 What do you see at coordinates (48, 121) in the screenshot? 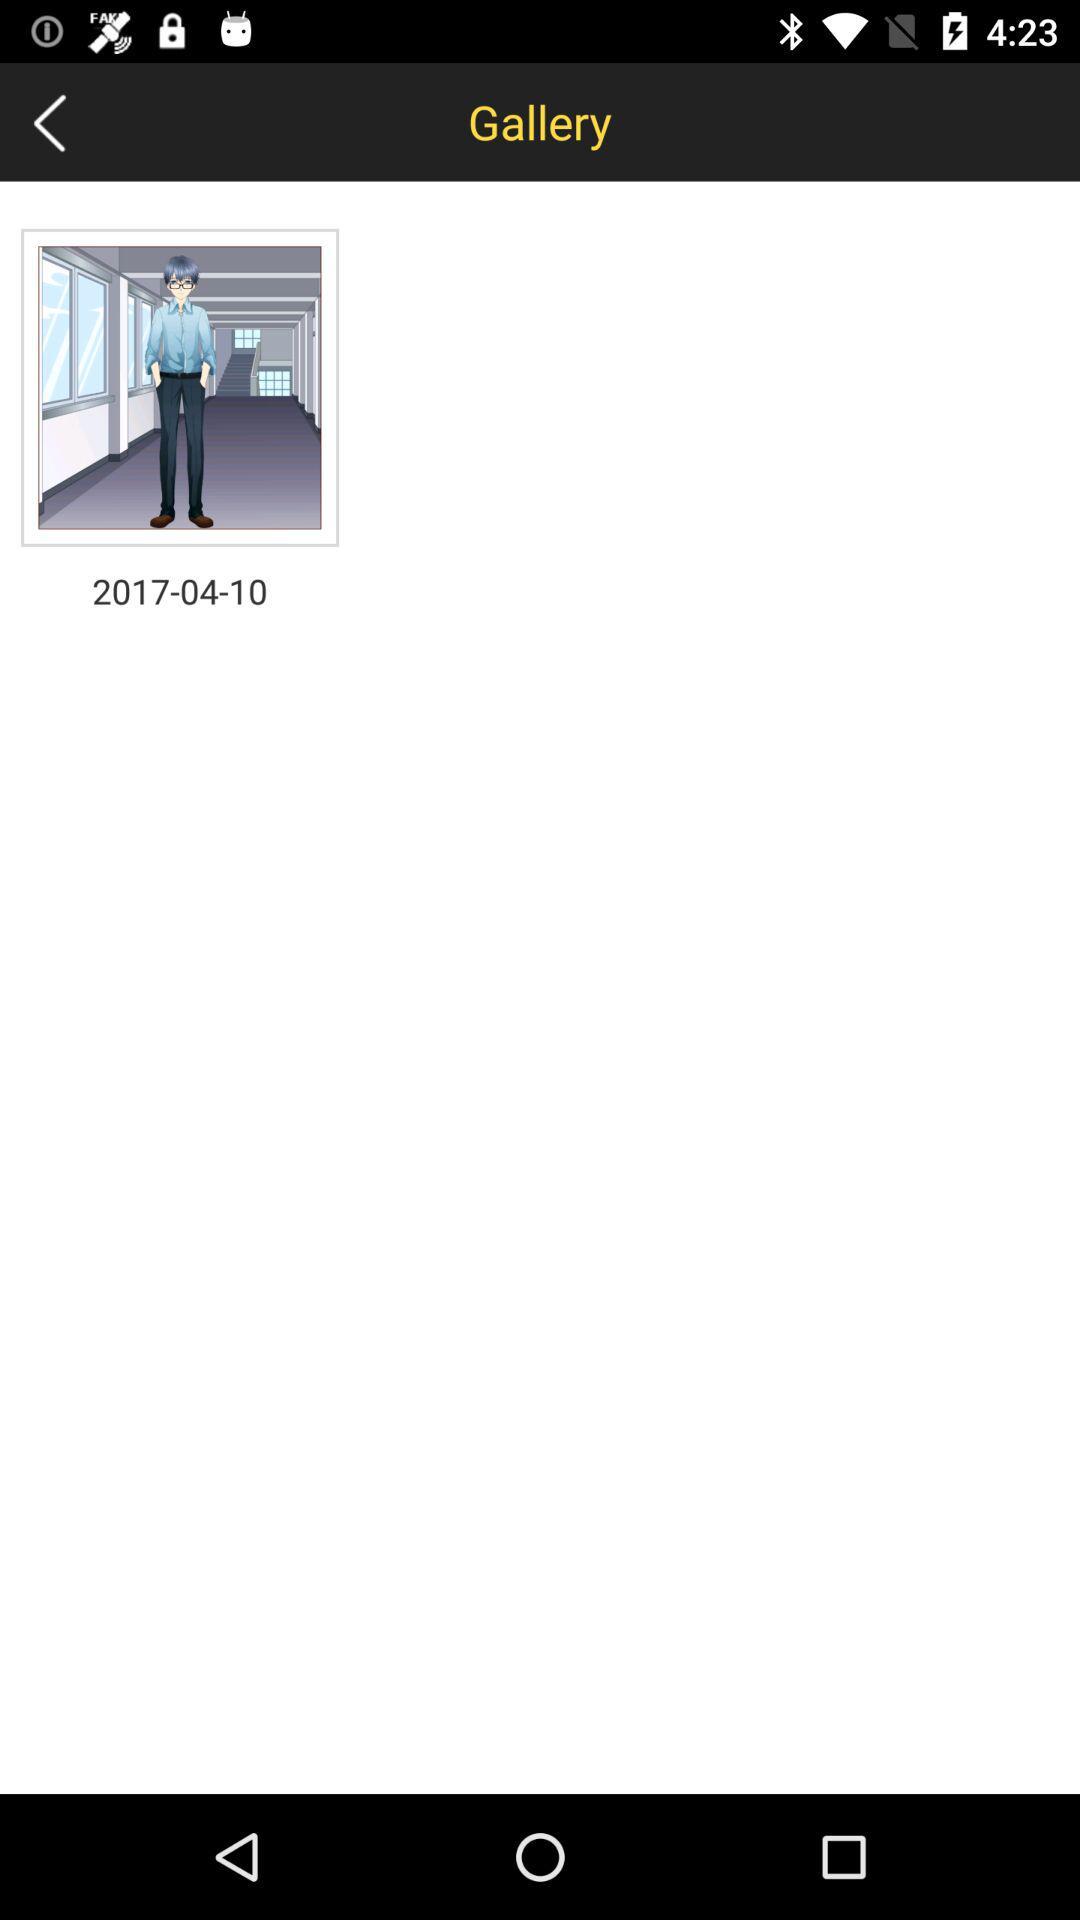
I see `the arrow_backward icon` at bounding box center [48, 121].